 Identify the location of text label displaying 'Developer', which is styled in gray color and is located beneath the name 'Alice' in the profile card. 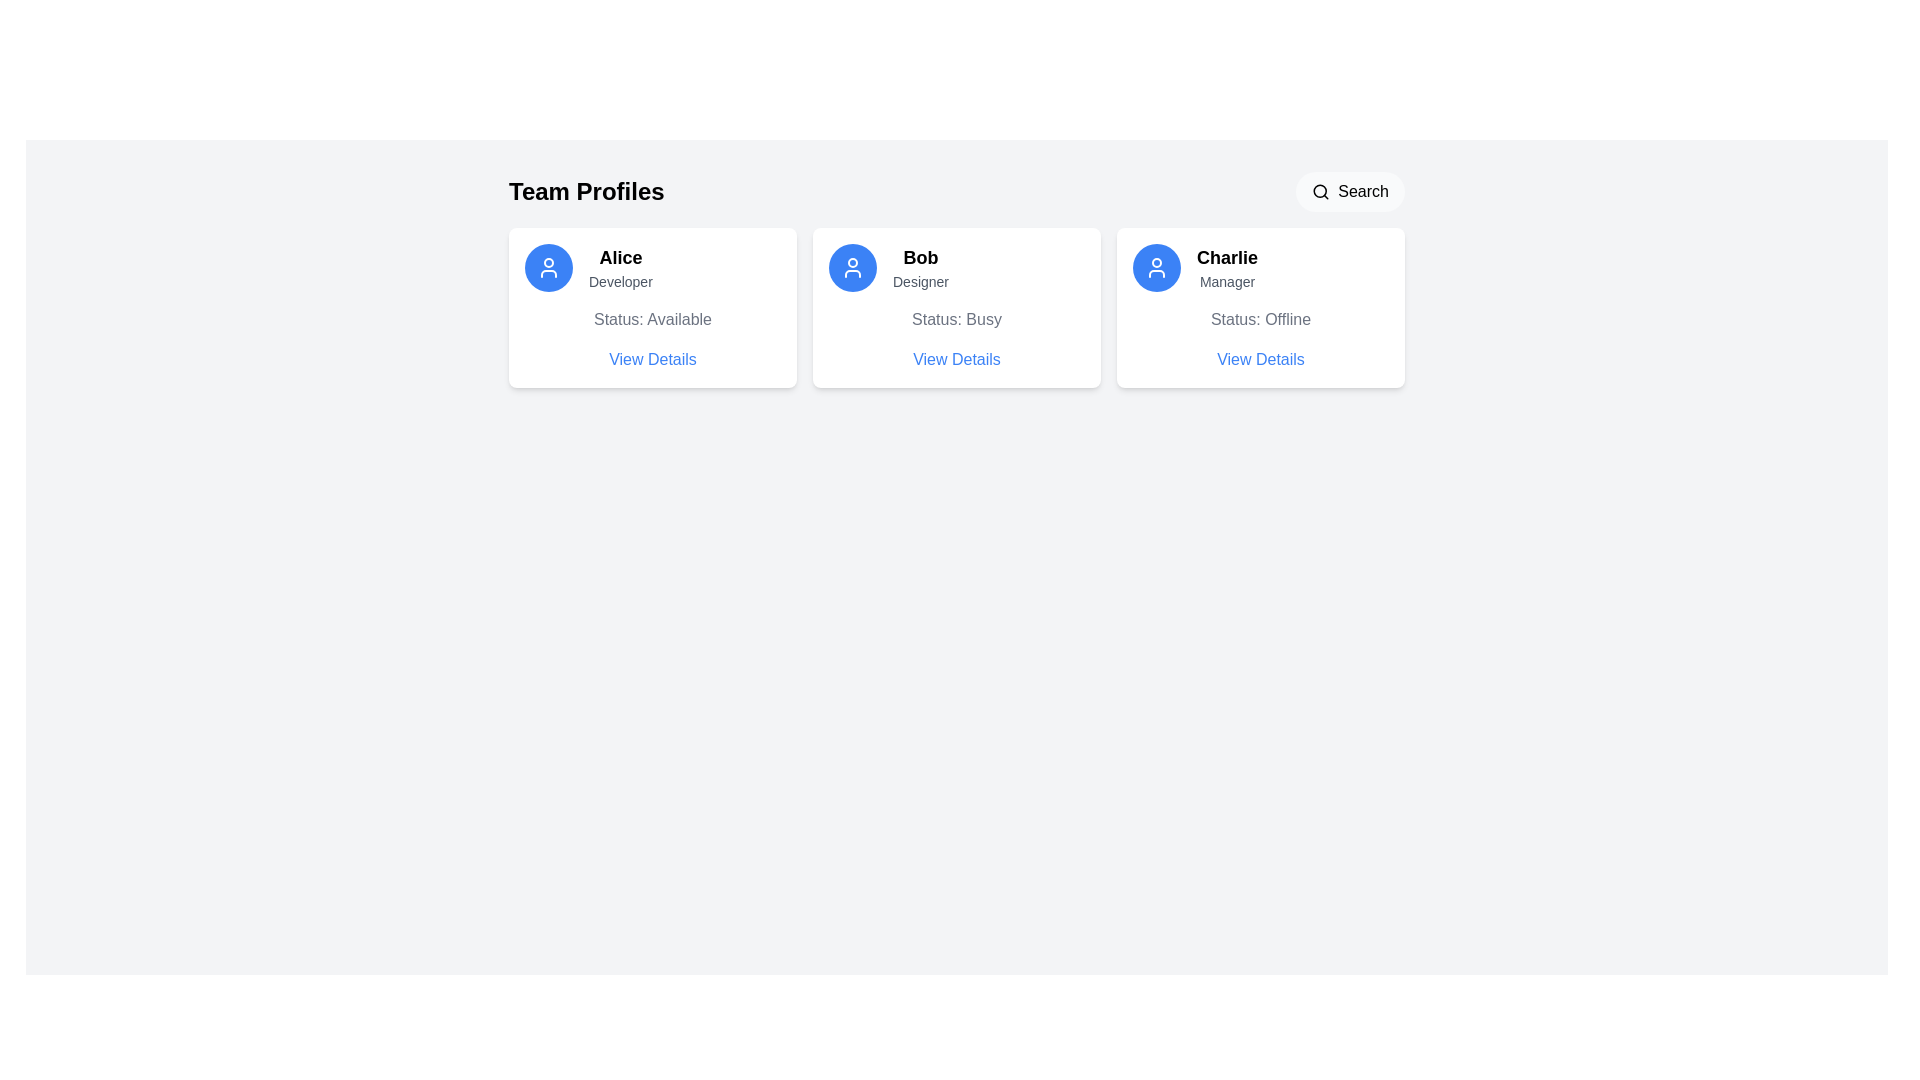
(619, 281).